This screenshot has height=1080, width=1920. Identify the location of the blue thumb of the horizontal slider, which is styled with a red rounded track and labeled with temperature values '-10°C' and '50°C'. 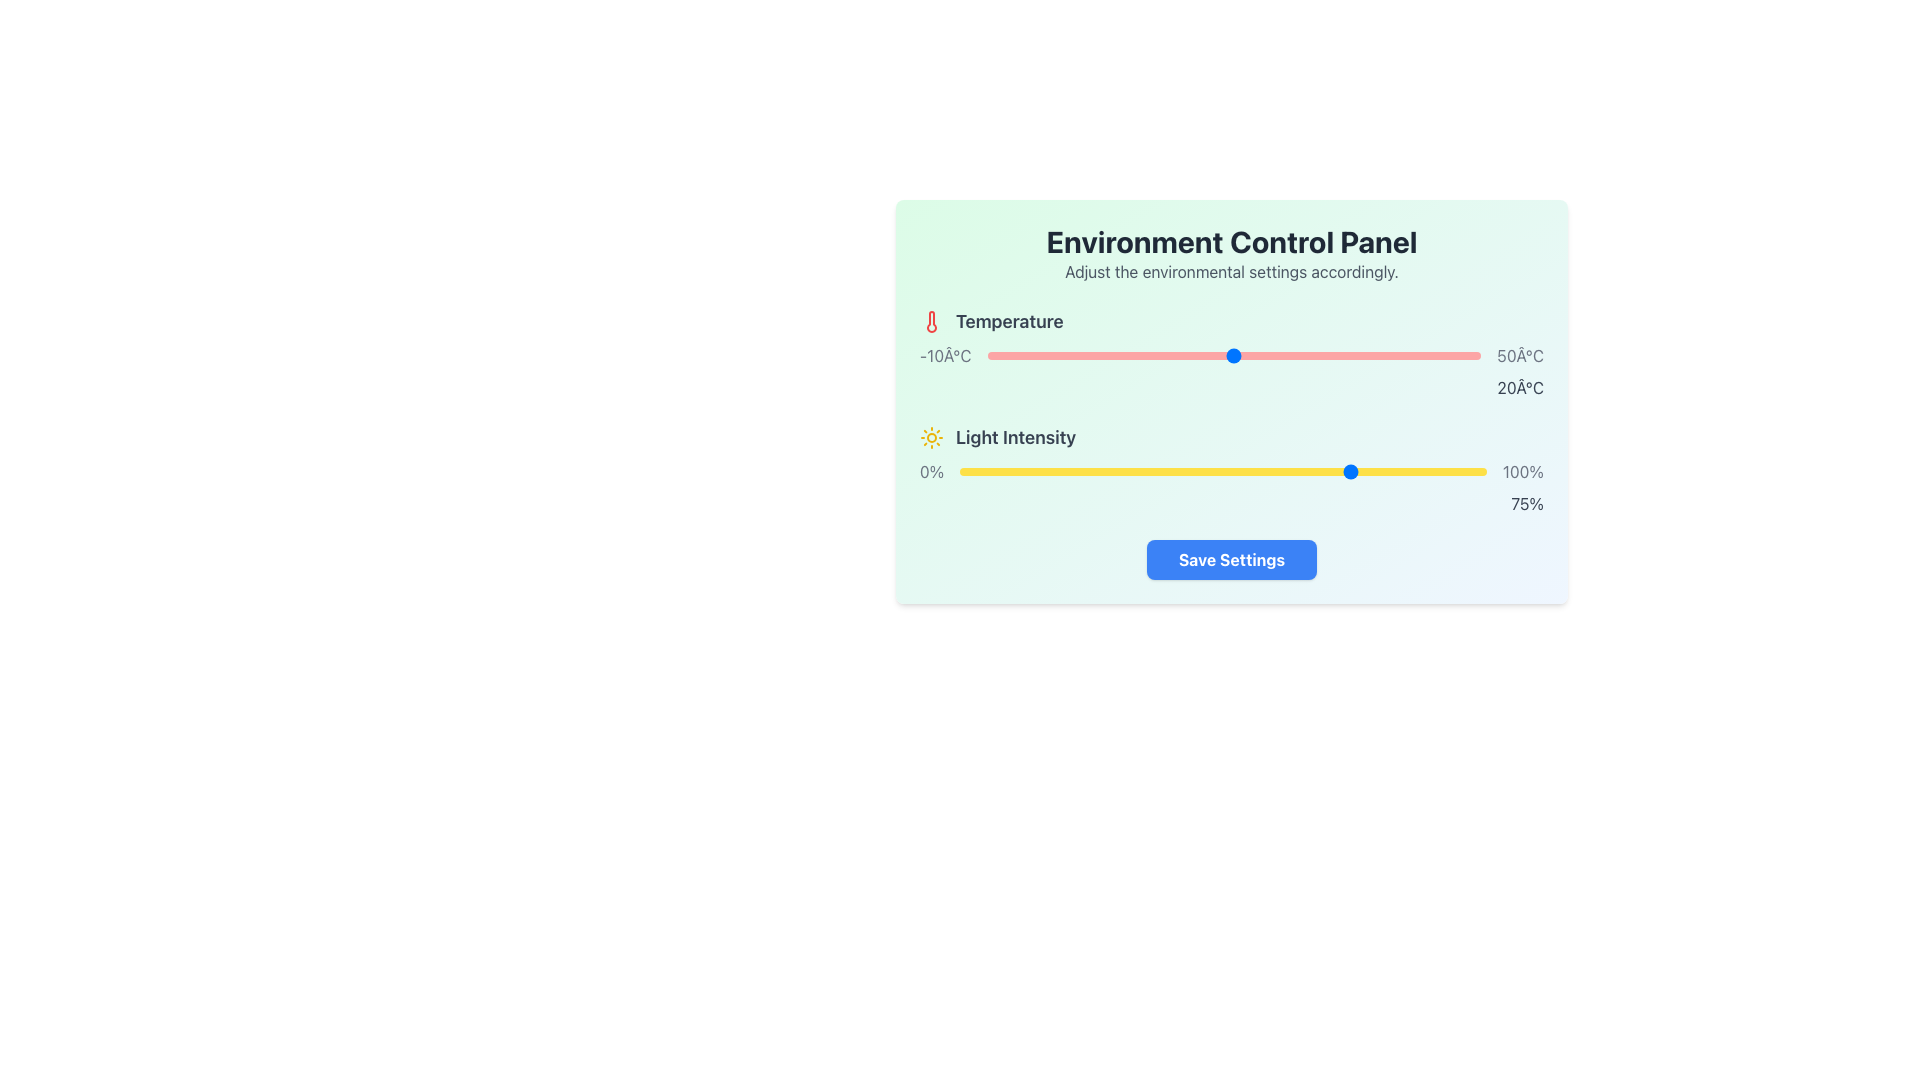
(1231, 354).